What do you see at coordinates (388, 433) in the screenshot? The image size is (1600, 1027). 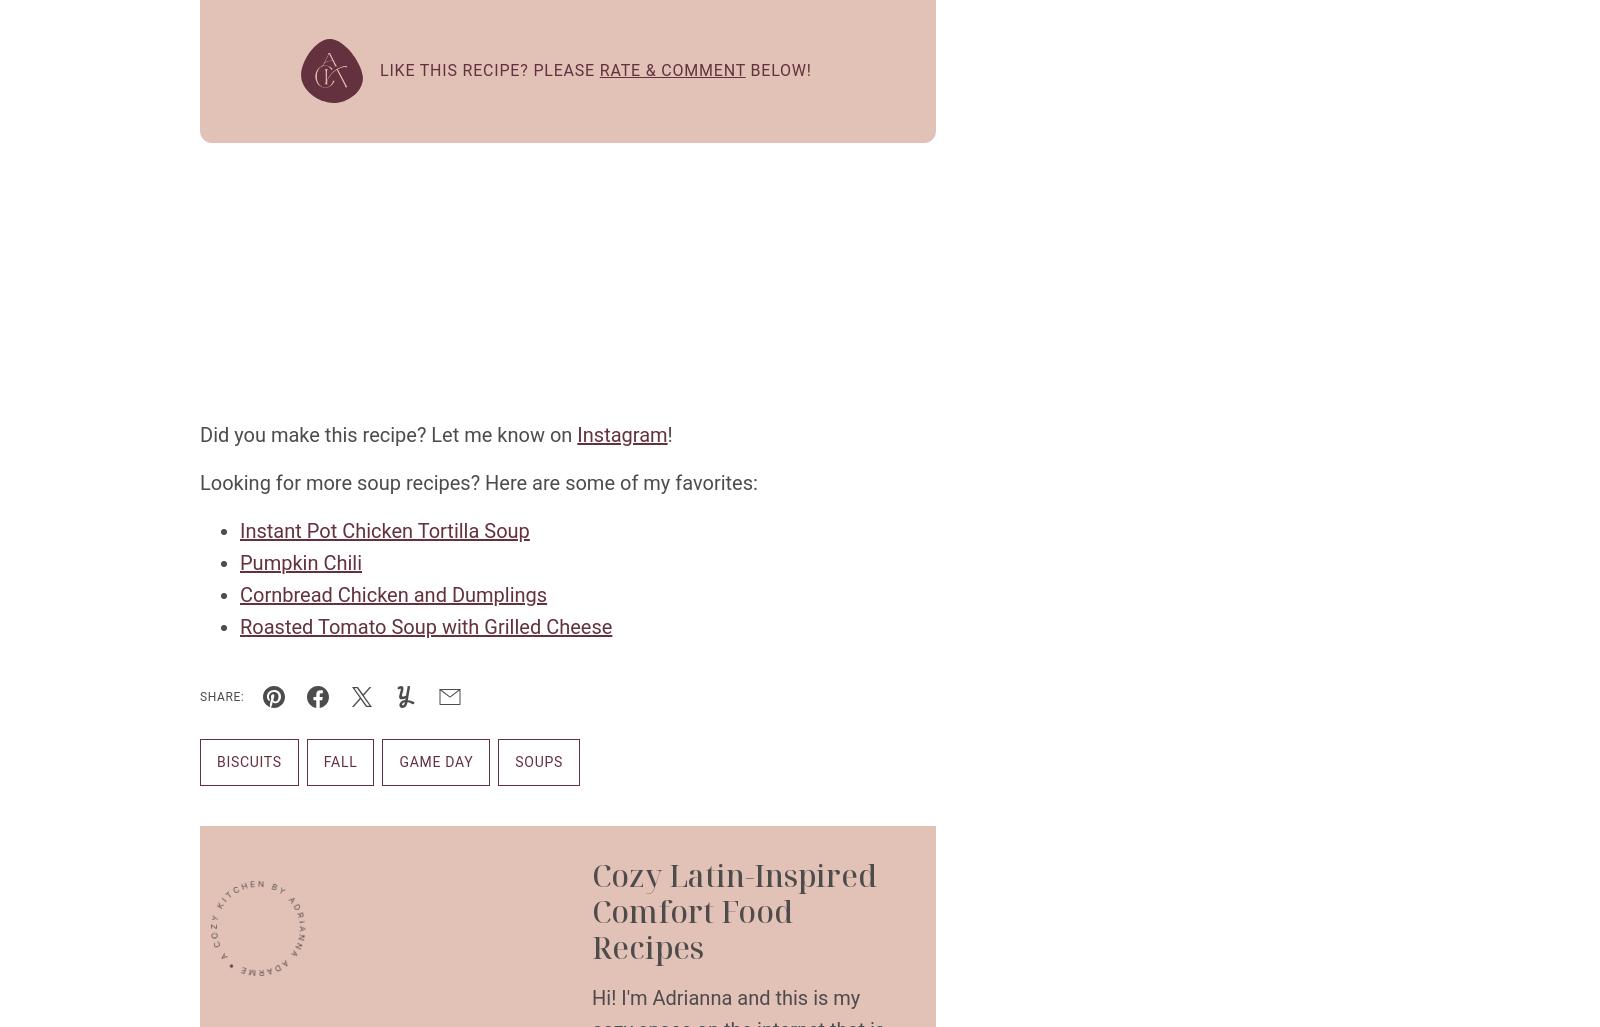 I see `'Did you make this recipe? Let me know on'` at bounding box center [388, 433].